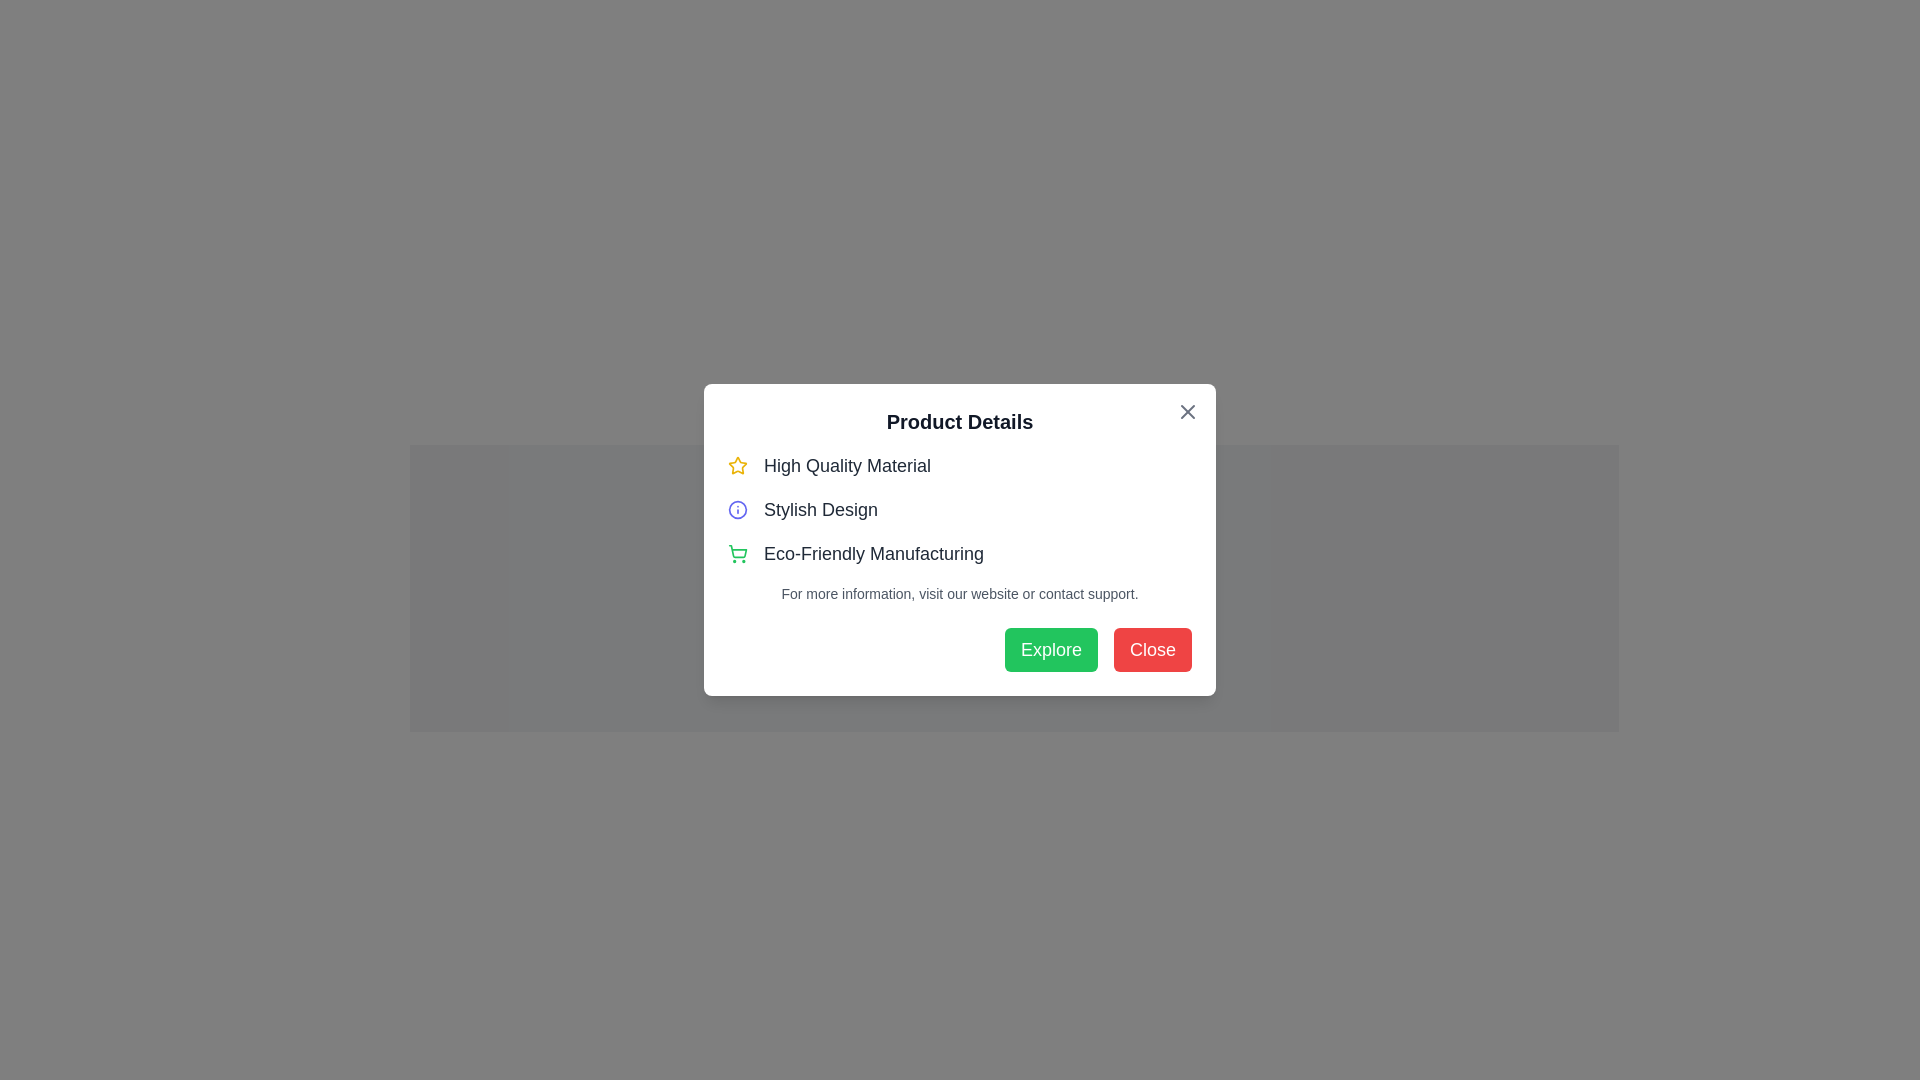 This screenshot has width=1920, height=1080. Describe the element at coordinates (1188, 411) in the screenshot. I see `the close button located at the top-right corner of the dialog box to change its visual state` at that location.